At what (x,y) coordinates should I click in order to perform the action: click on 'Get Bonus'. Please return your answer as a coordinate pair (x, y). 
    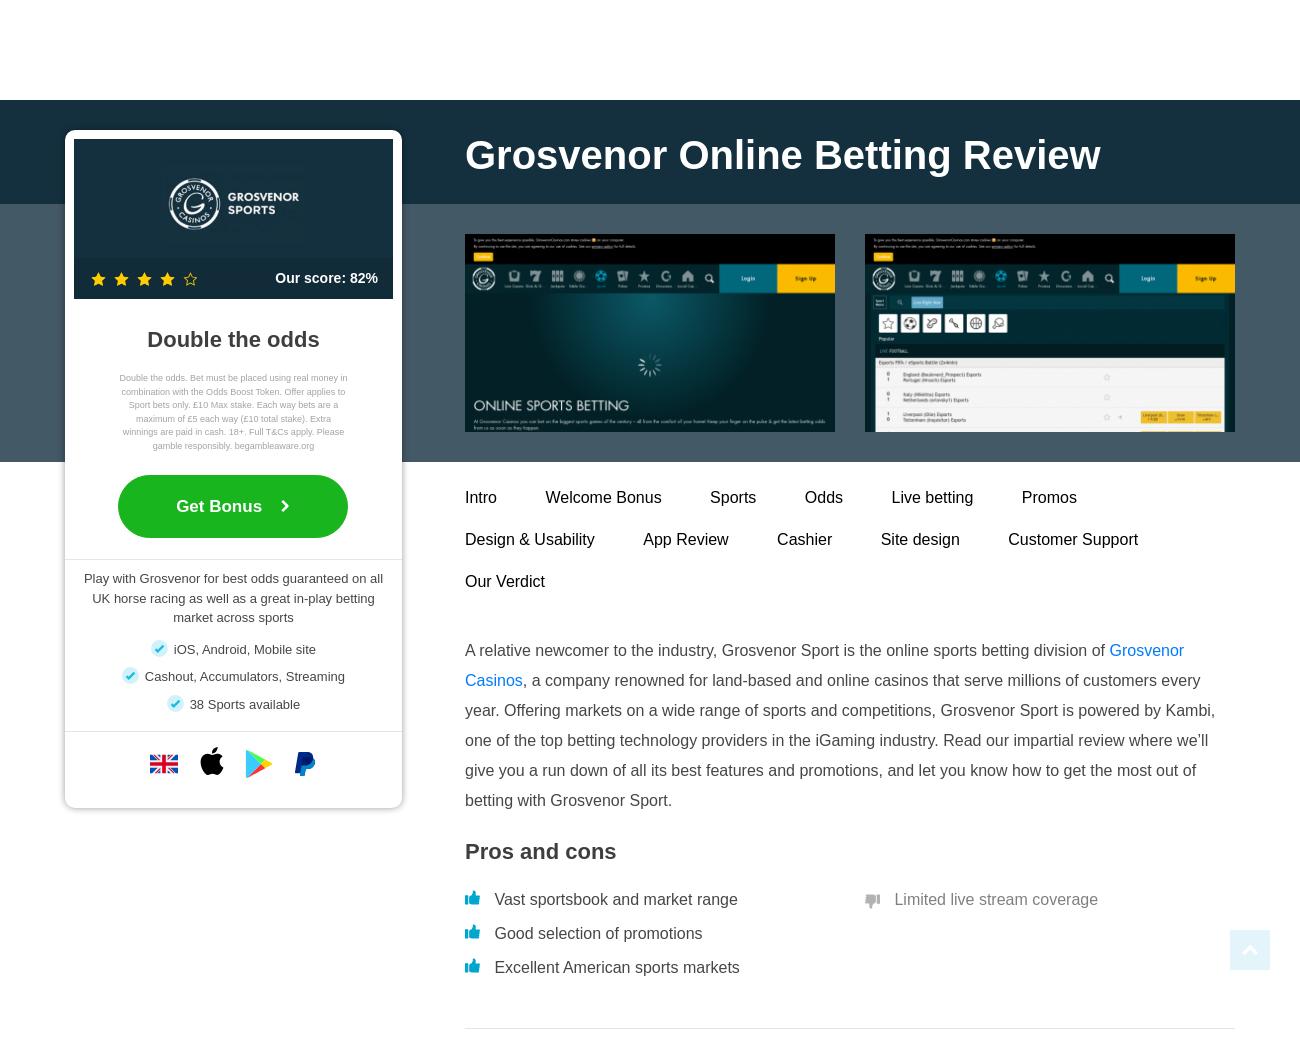
    Looking at the image, I should click on (176, 506).